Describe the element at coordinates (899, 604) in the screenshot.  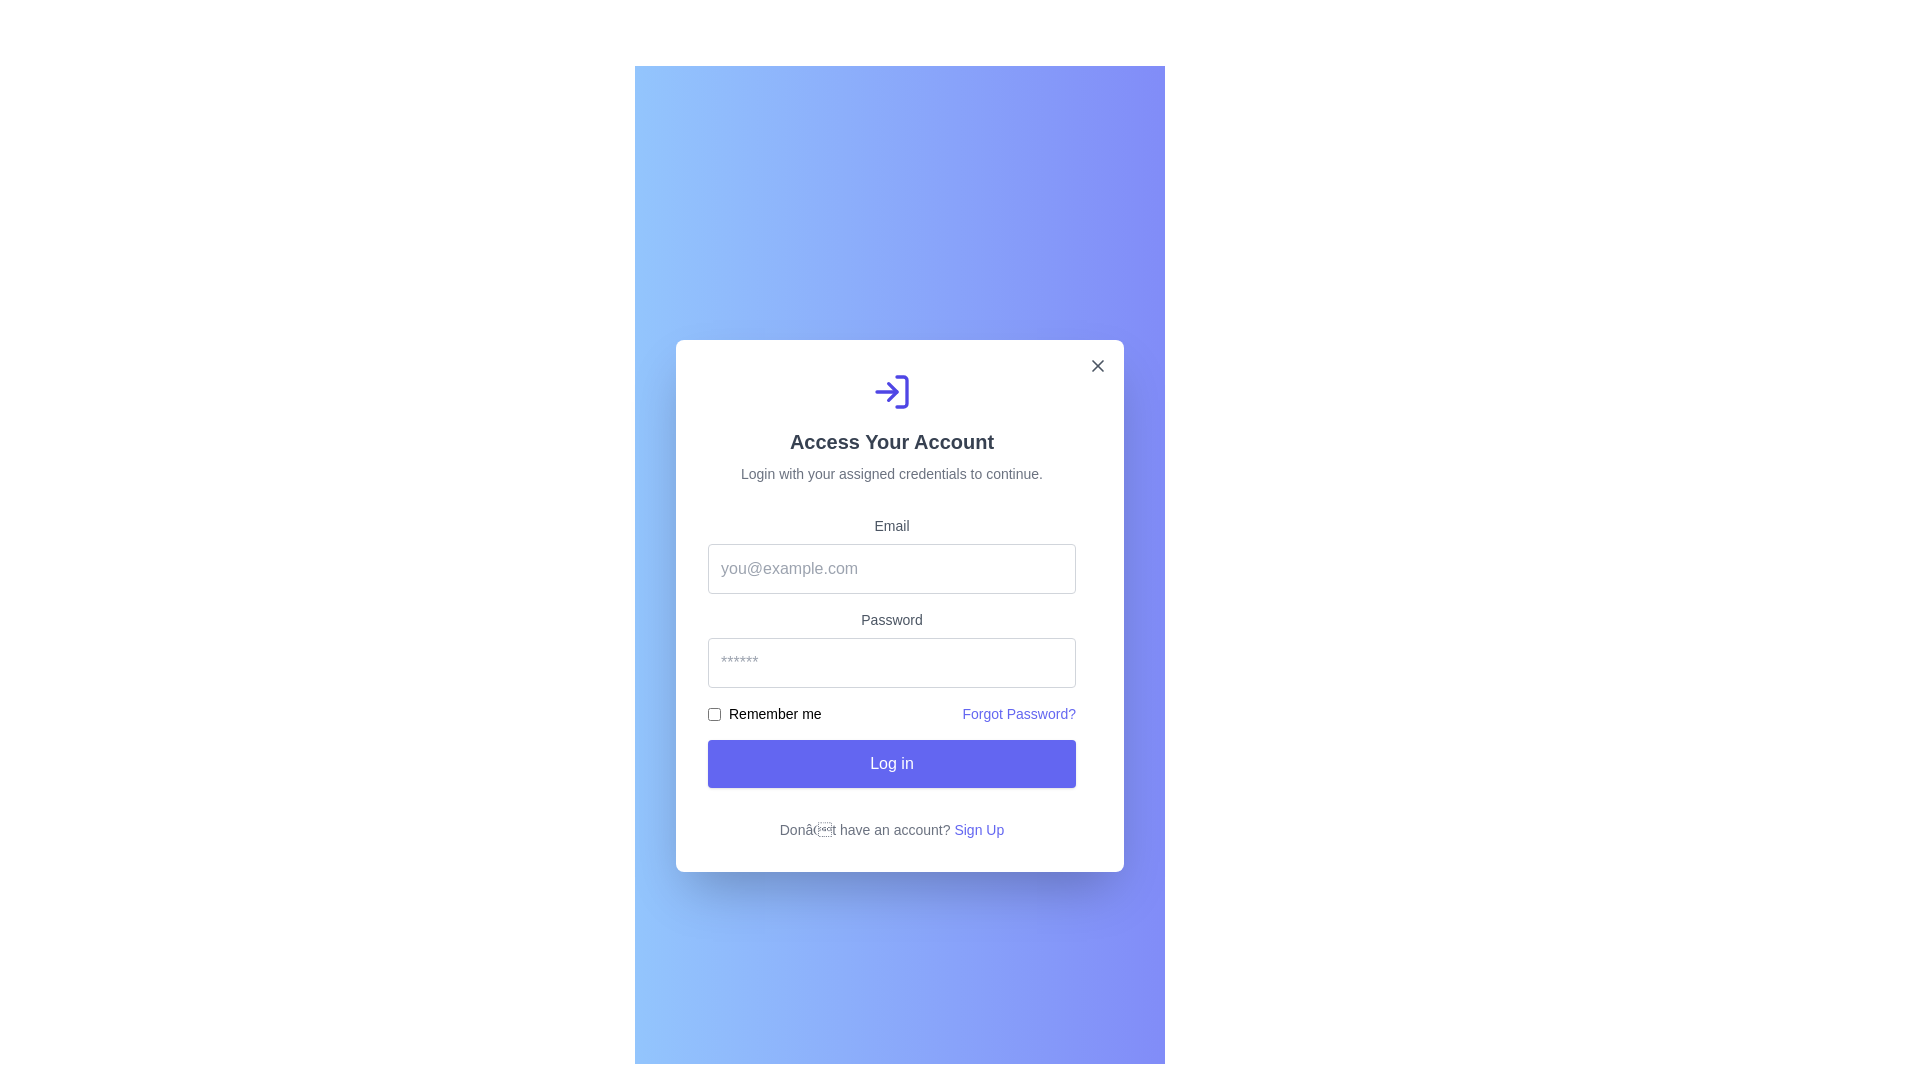
I see `the 'Password' text label, which is a gray text component on a white background, located above the password input field` at that location.